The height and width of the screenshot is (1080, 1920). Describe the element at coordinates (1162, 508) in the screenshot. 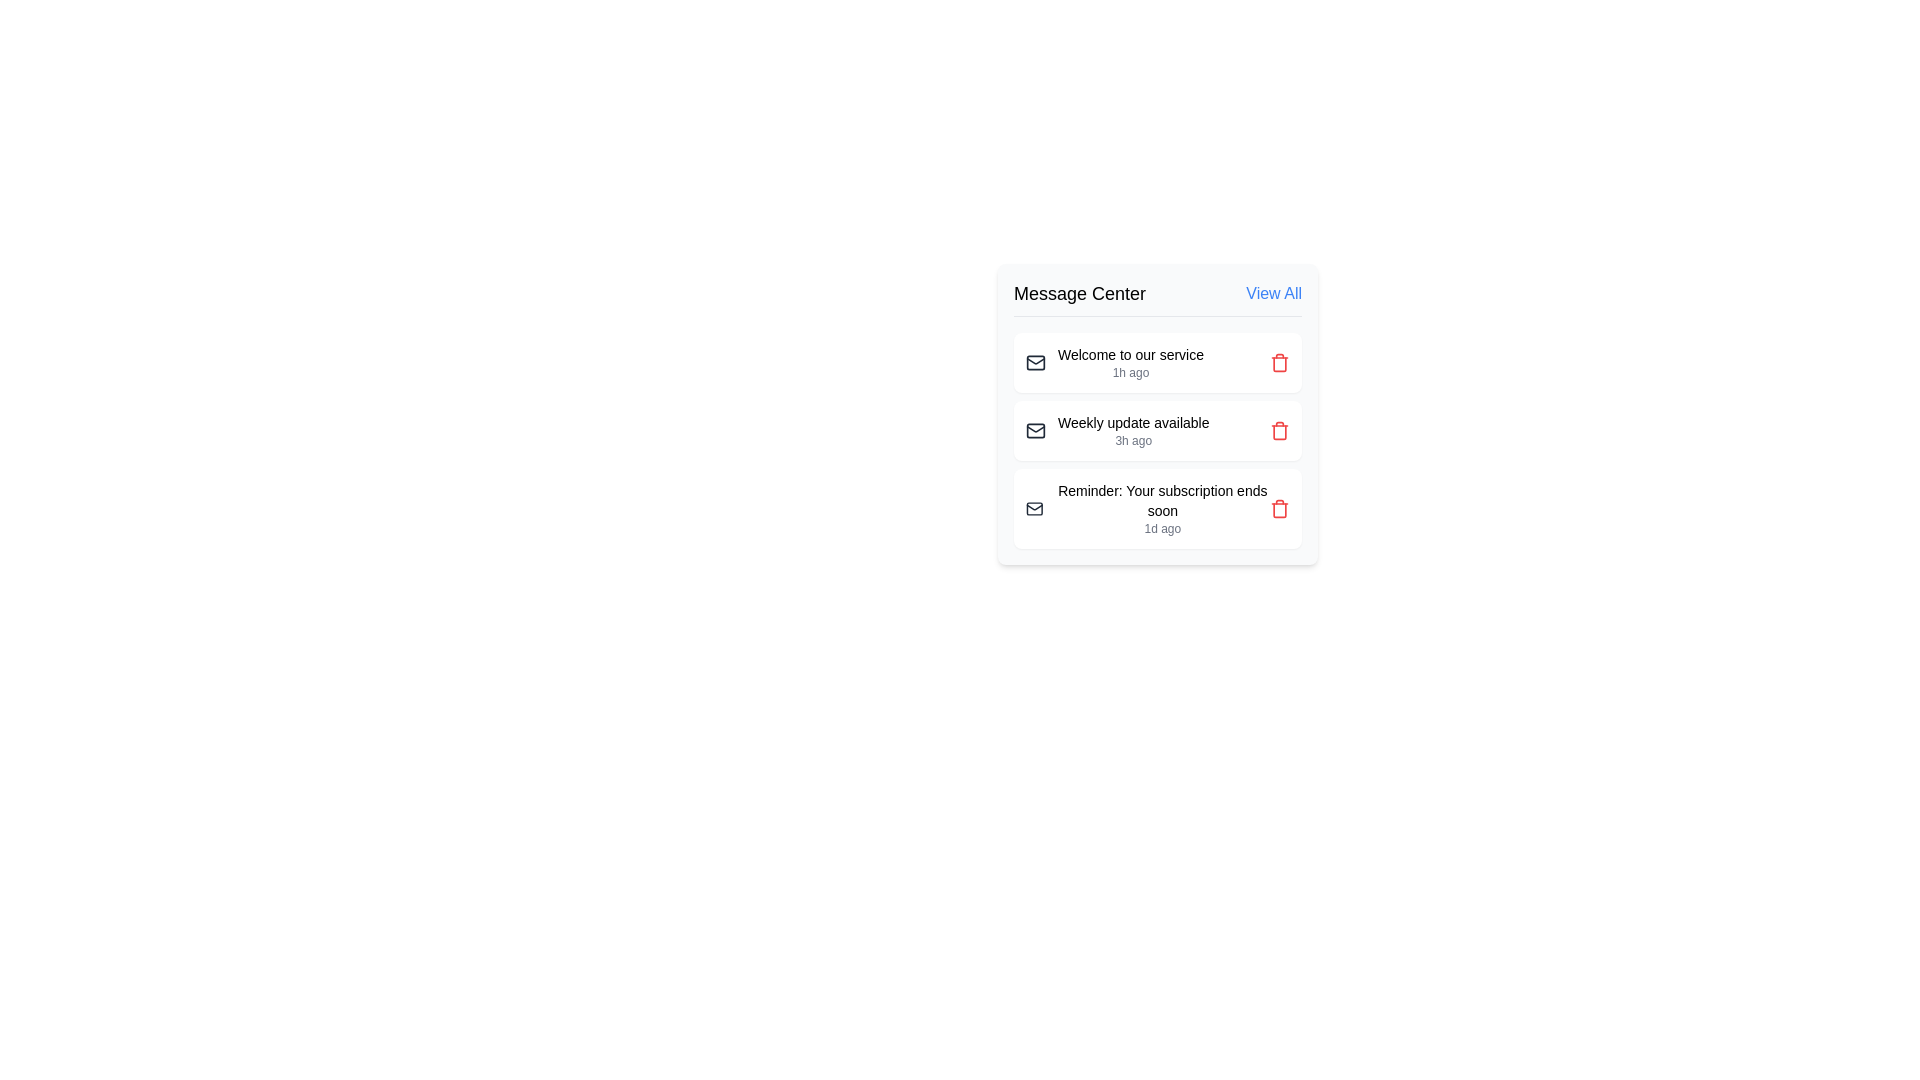

I see `the Notification entry indicating that the user's subscription is nearing its end, which is located in the third notification slot of the Message Center section` at that location.